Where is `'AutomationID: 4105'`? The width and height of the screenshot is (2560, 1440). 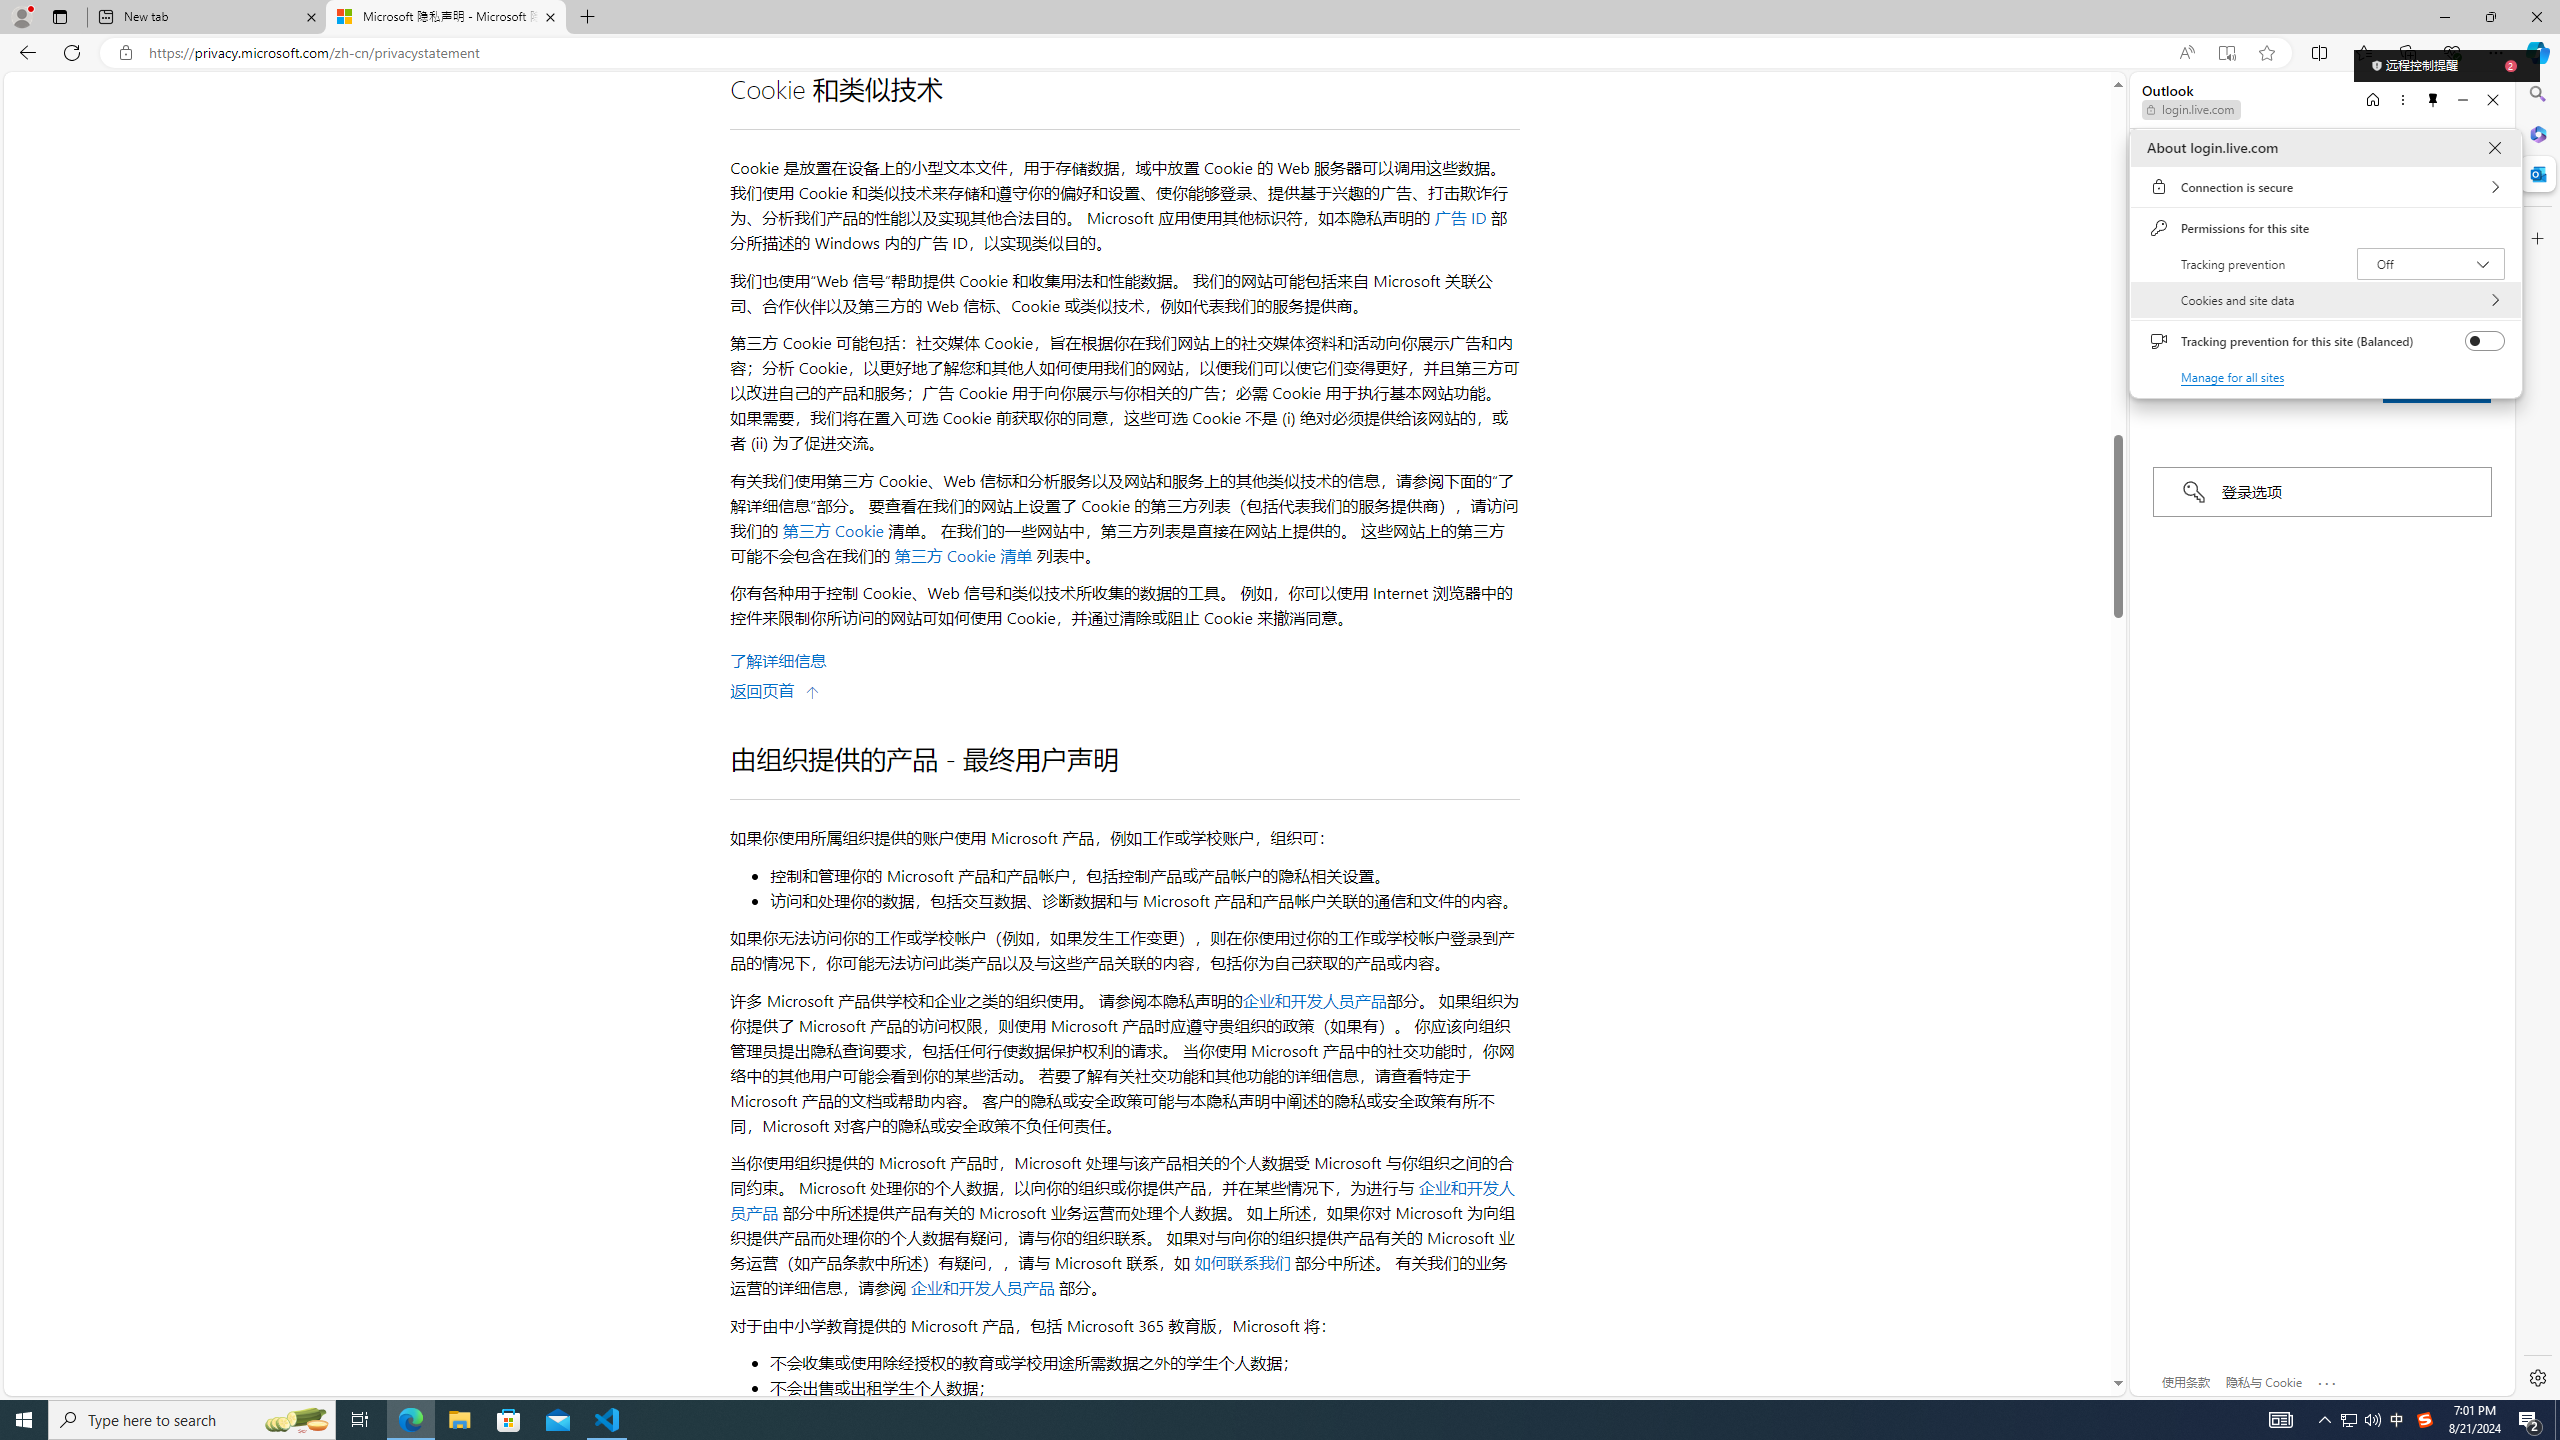 'AutomationID: 4105' is located at coordinates (2279, 1418).